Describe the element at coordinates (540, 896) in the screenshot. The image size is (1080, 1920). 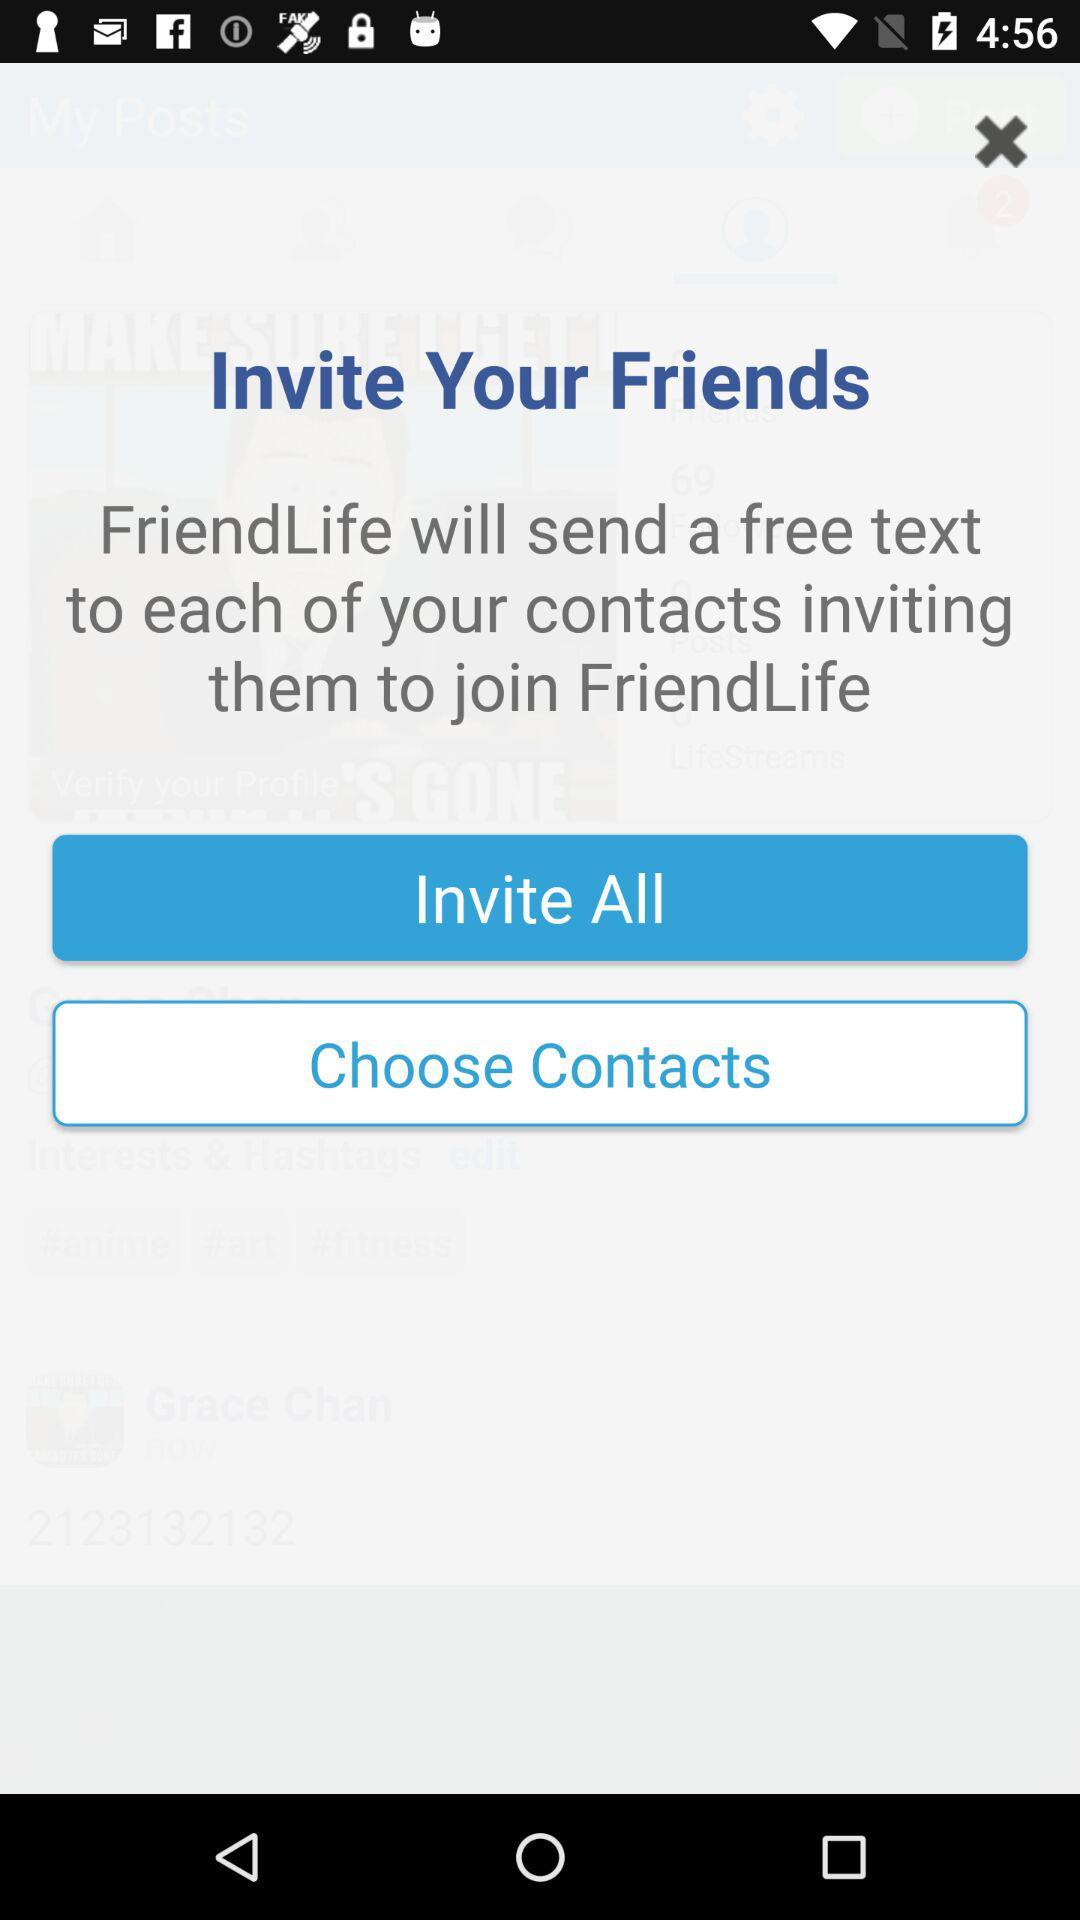
I see `invite all item` at that location.